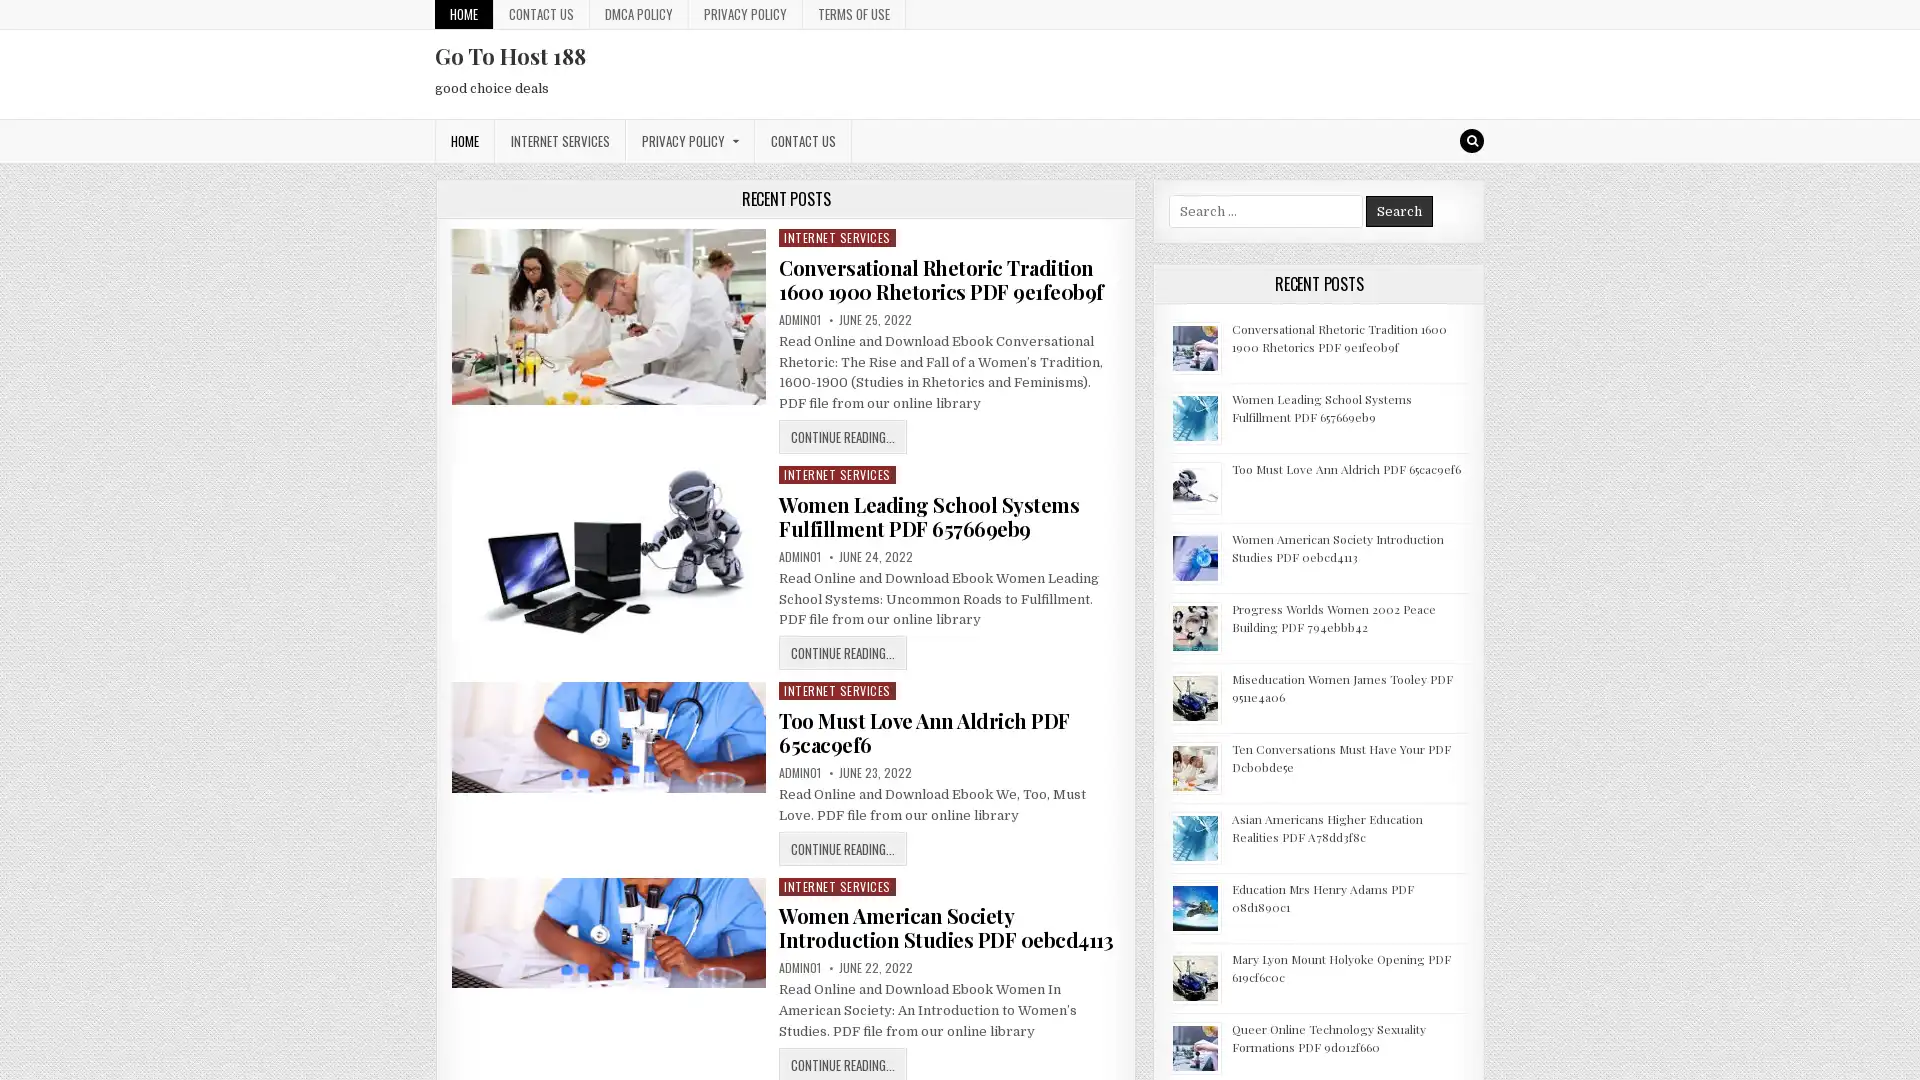  Describe the element at coordinates (1398, 211) in the screenshot. I see `Search` at that location.